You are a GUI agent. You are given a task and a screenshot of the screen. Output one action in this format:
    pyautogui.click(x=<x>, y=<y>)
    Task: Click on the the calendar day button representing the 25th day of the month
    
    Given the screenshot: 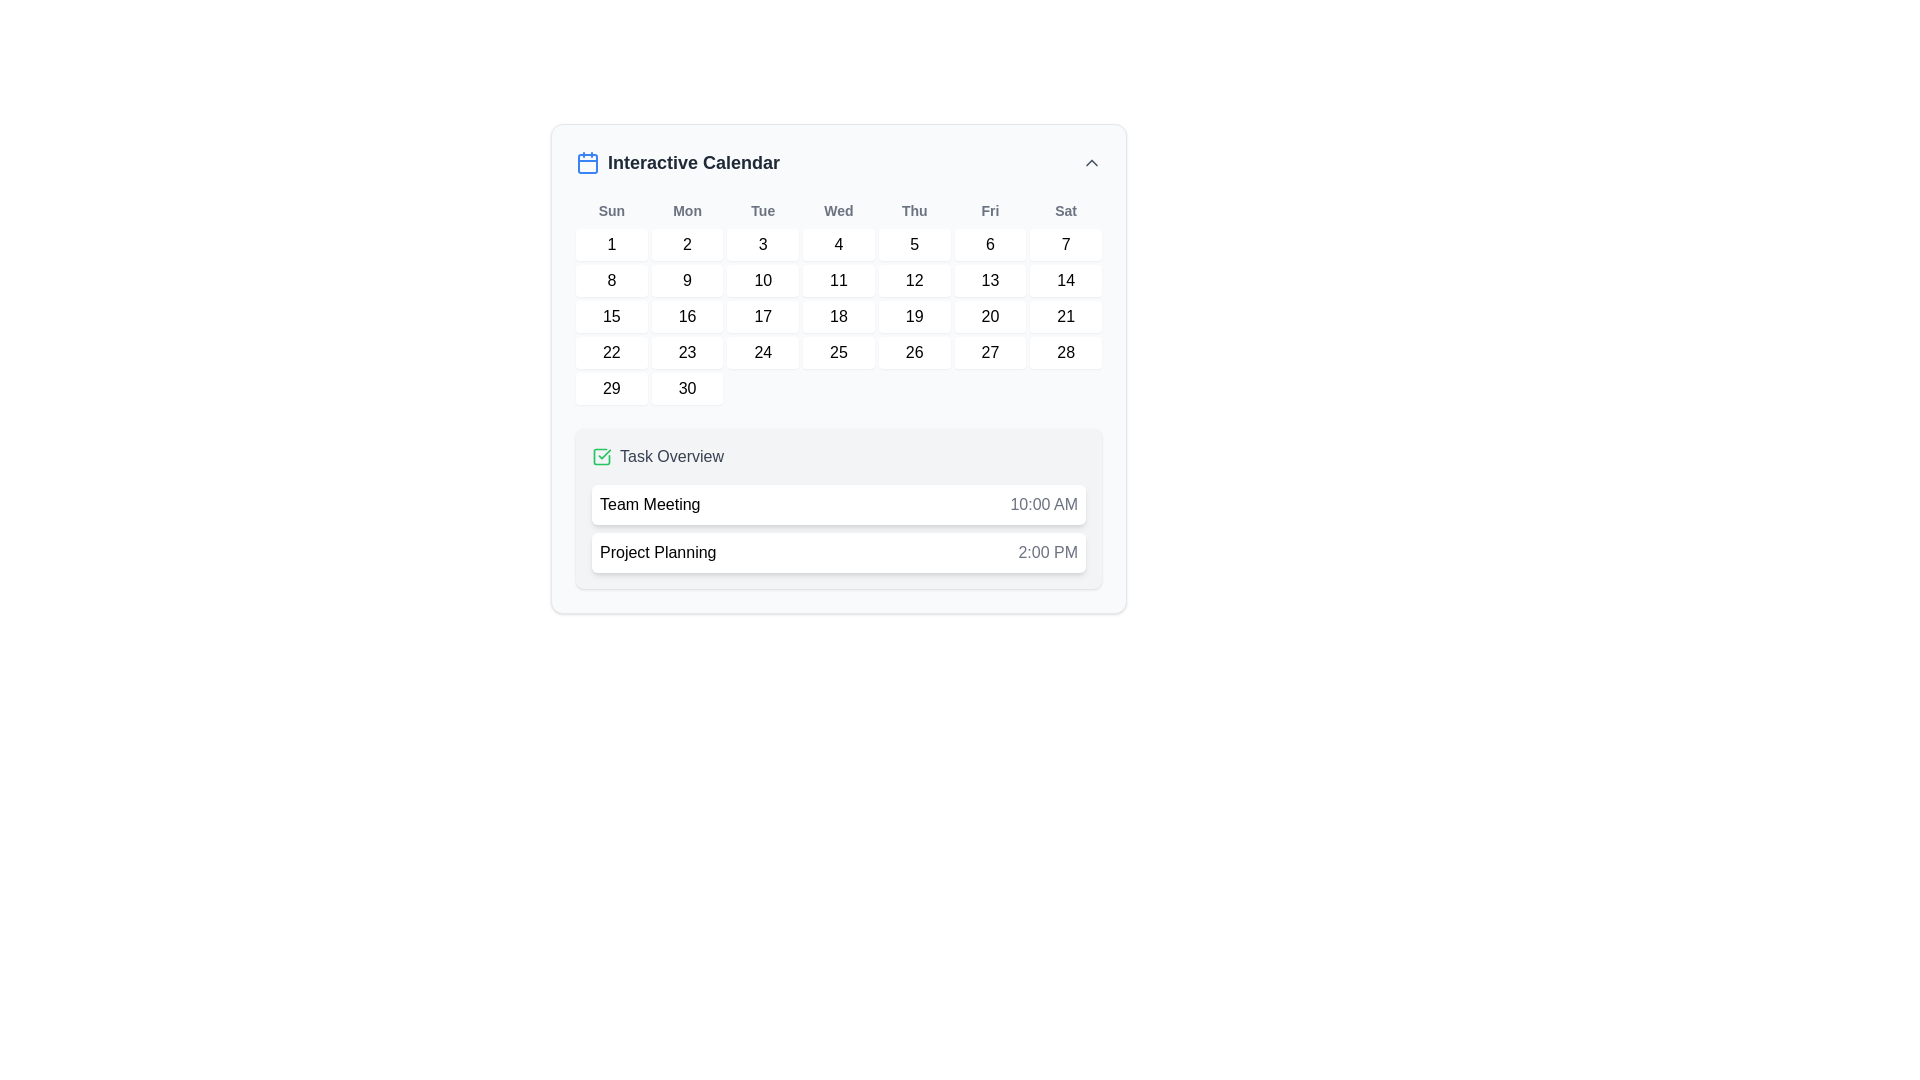 What is the action you would take?
    pyautogui.click(x=839, y=352)
    